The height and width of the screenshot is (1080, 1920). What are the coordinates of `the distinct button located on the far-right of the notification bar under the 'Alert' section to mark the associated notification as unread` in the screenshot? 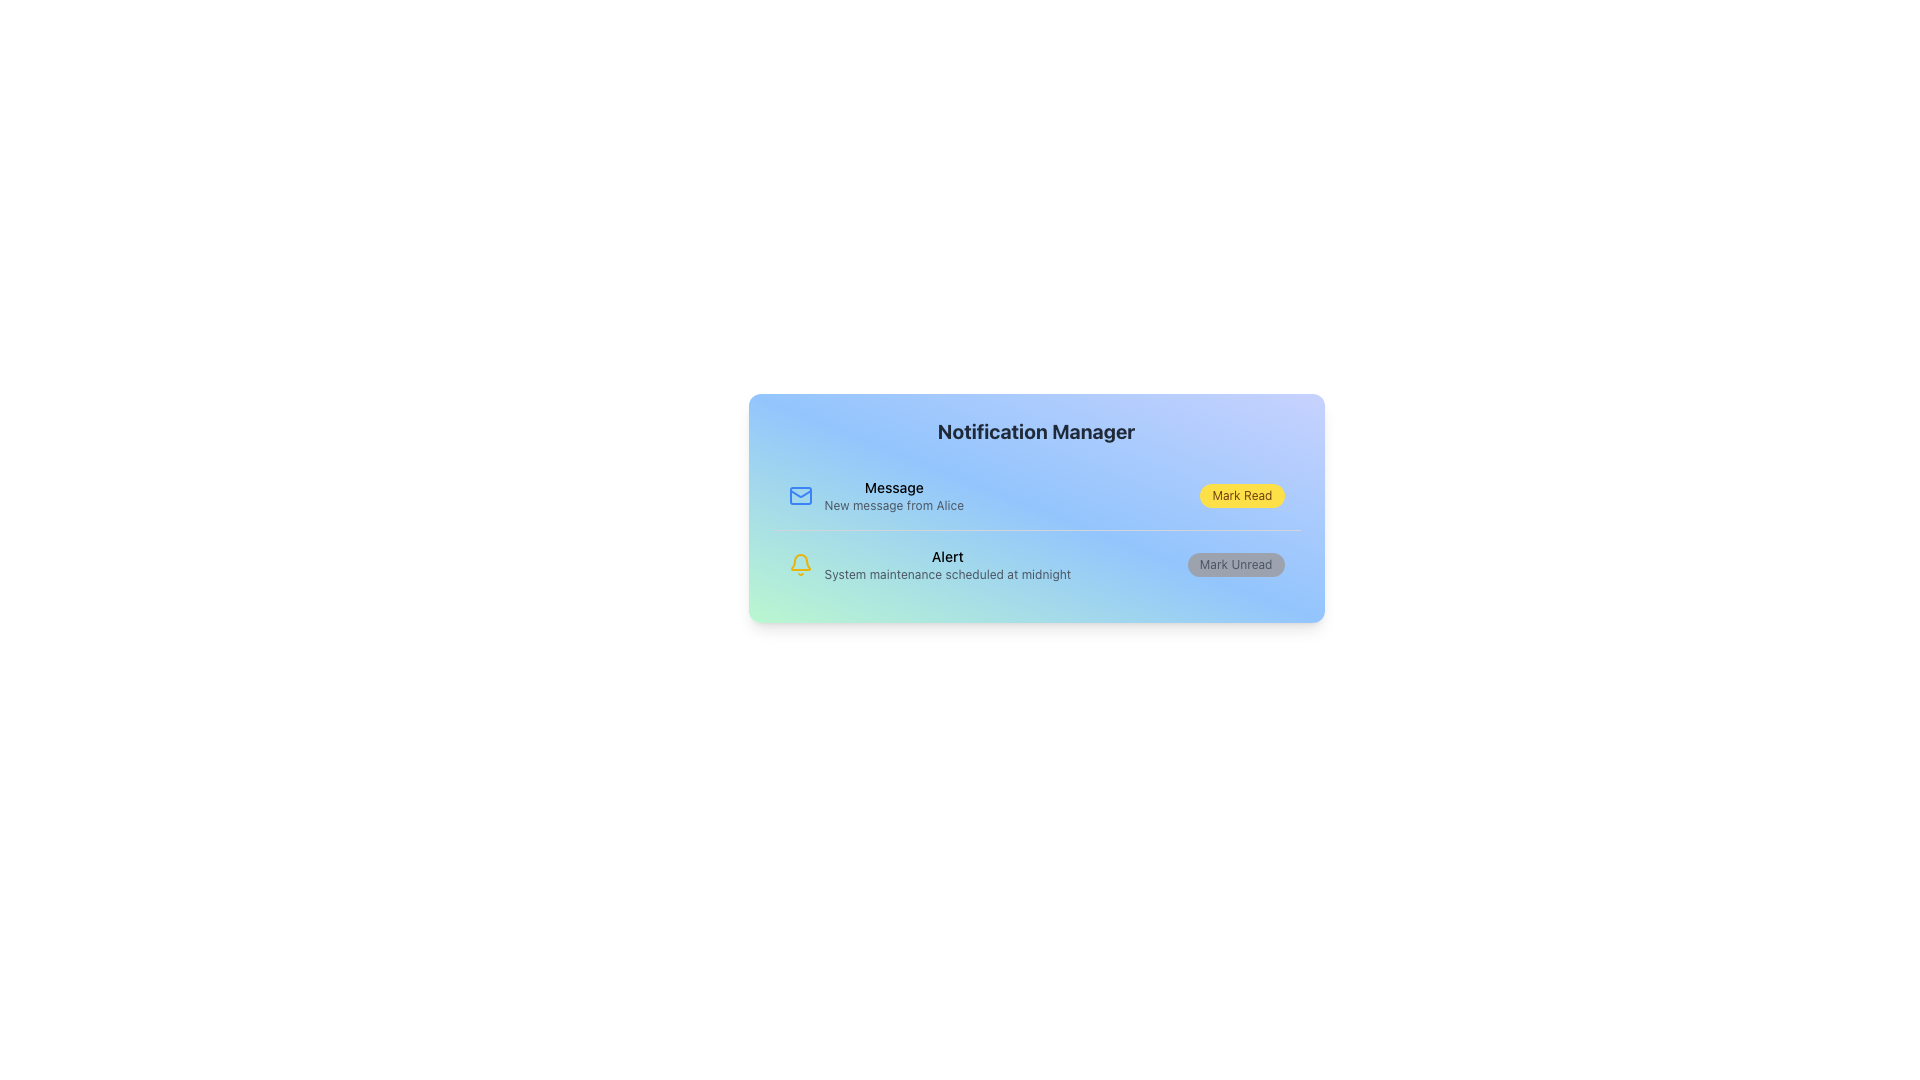 It's located at (1235, 564).